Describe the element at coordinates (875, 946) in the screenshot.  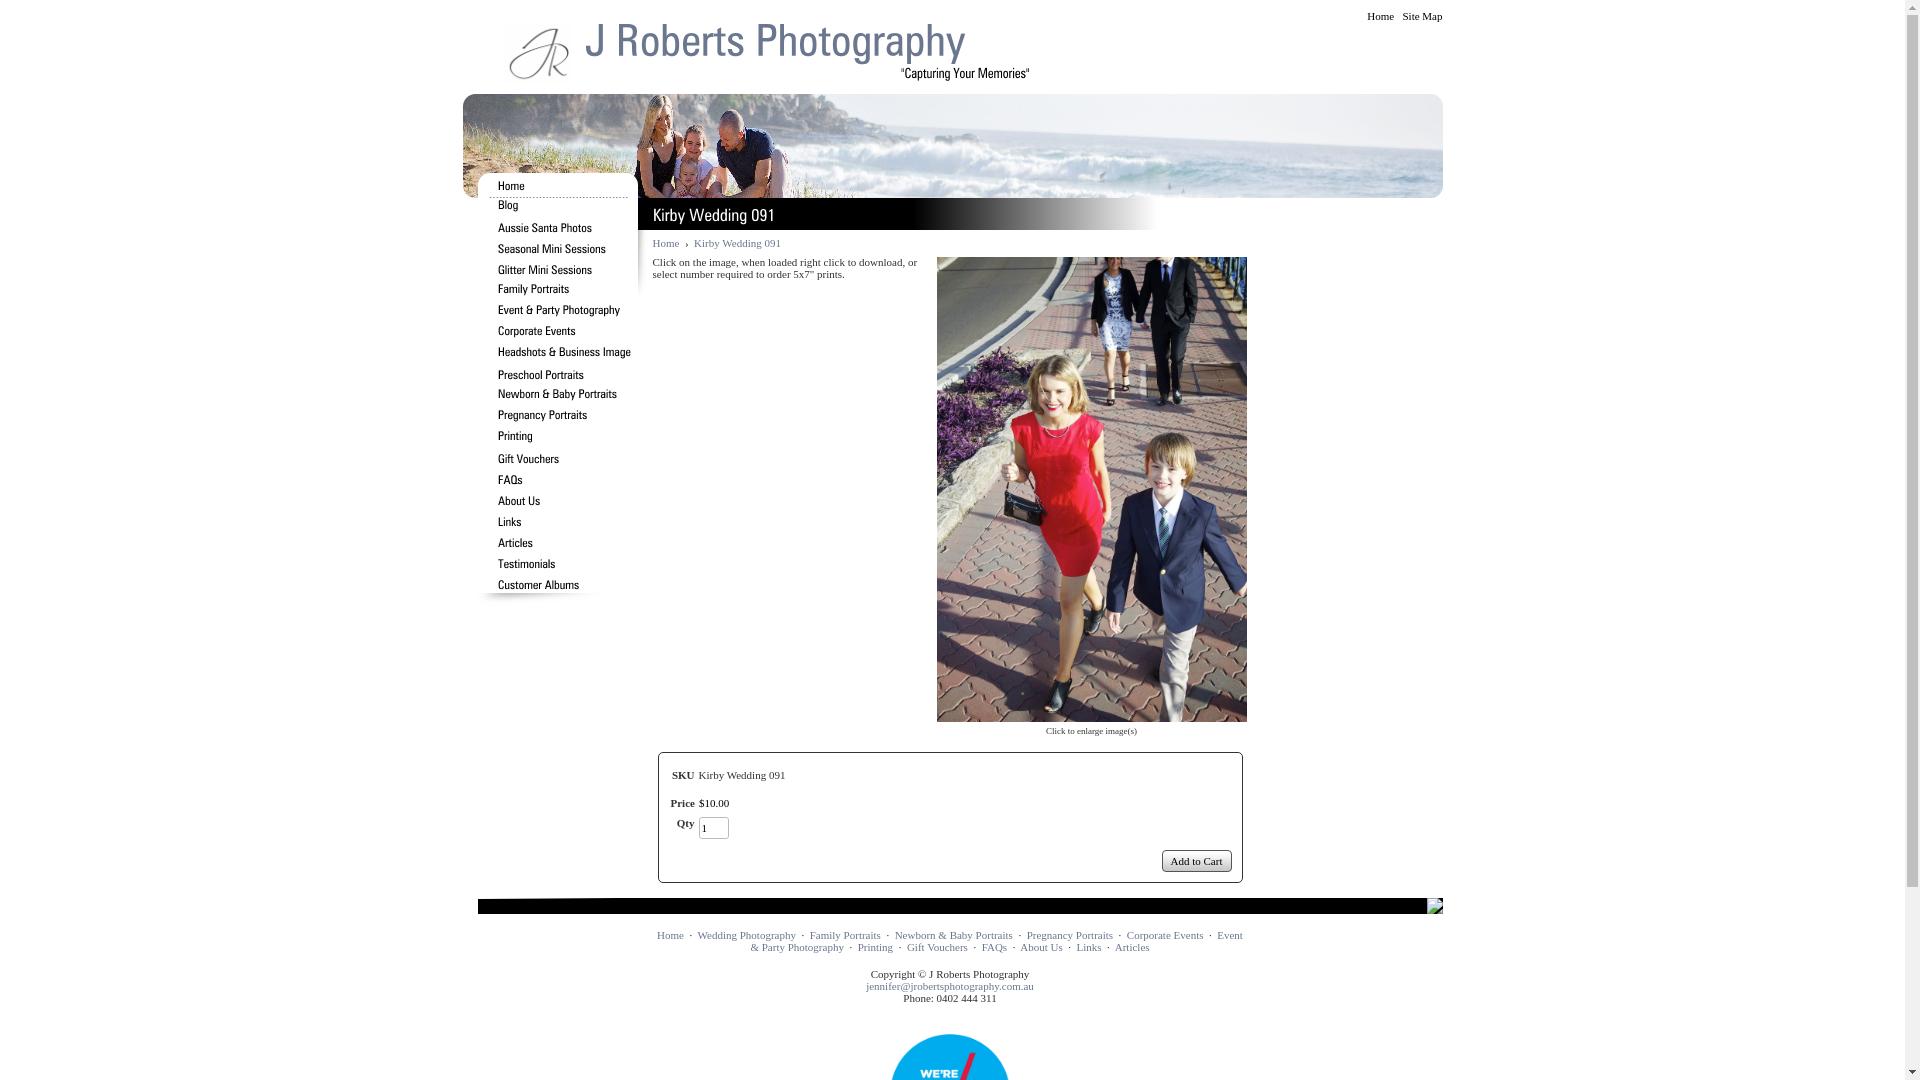
I see `'Printing'` at that location.